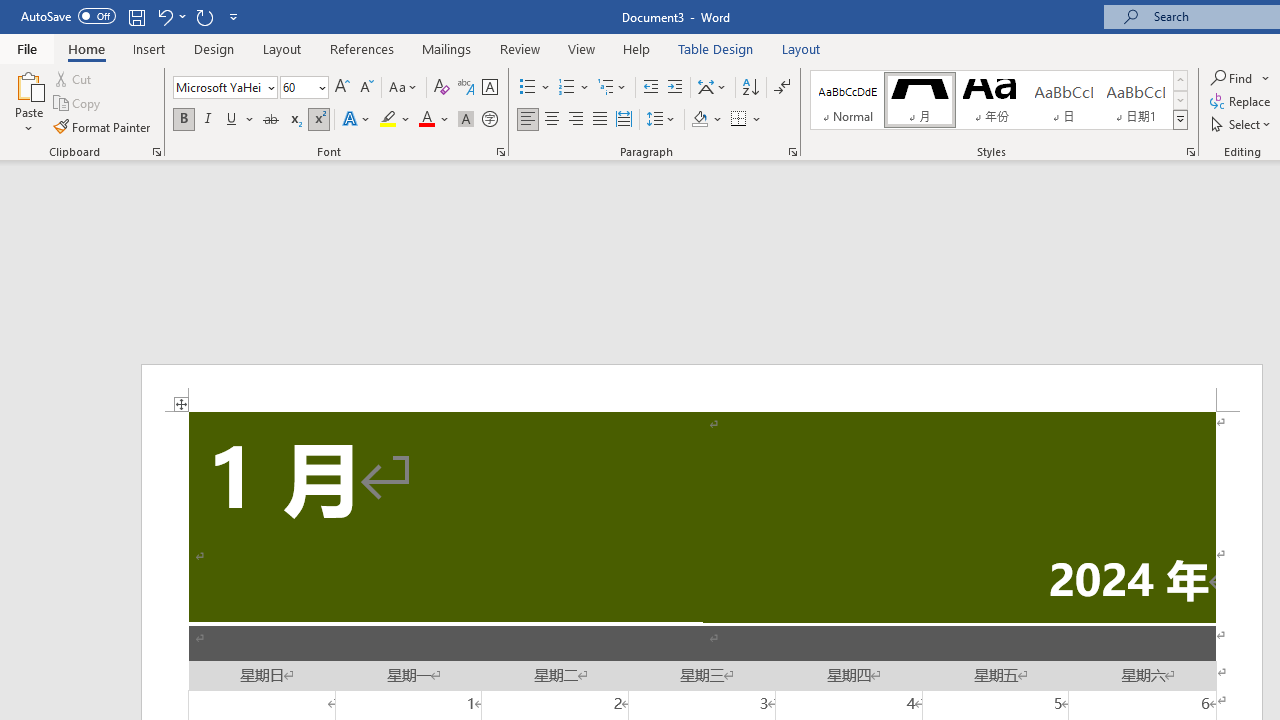  What do you see at coordinates (1181, 119) in the screenshot?
I see `'Class: NetUIImage'` at bounding box center [1181, 119].